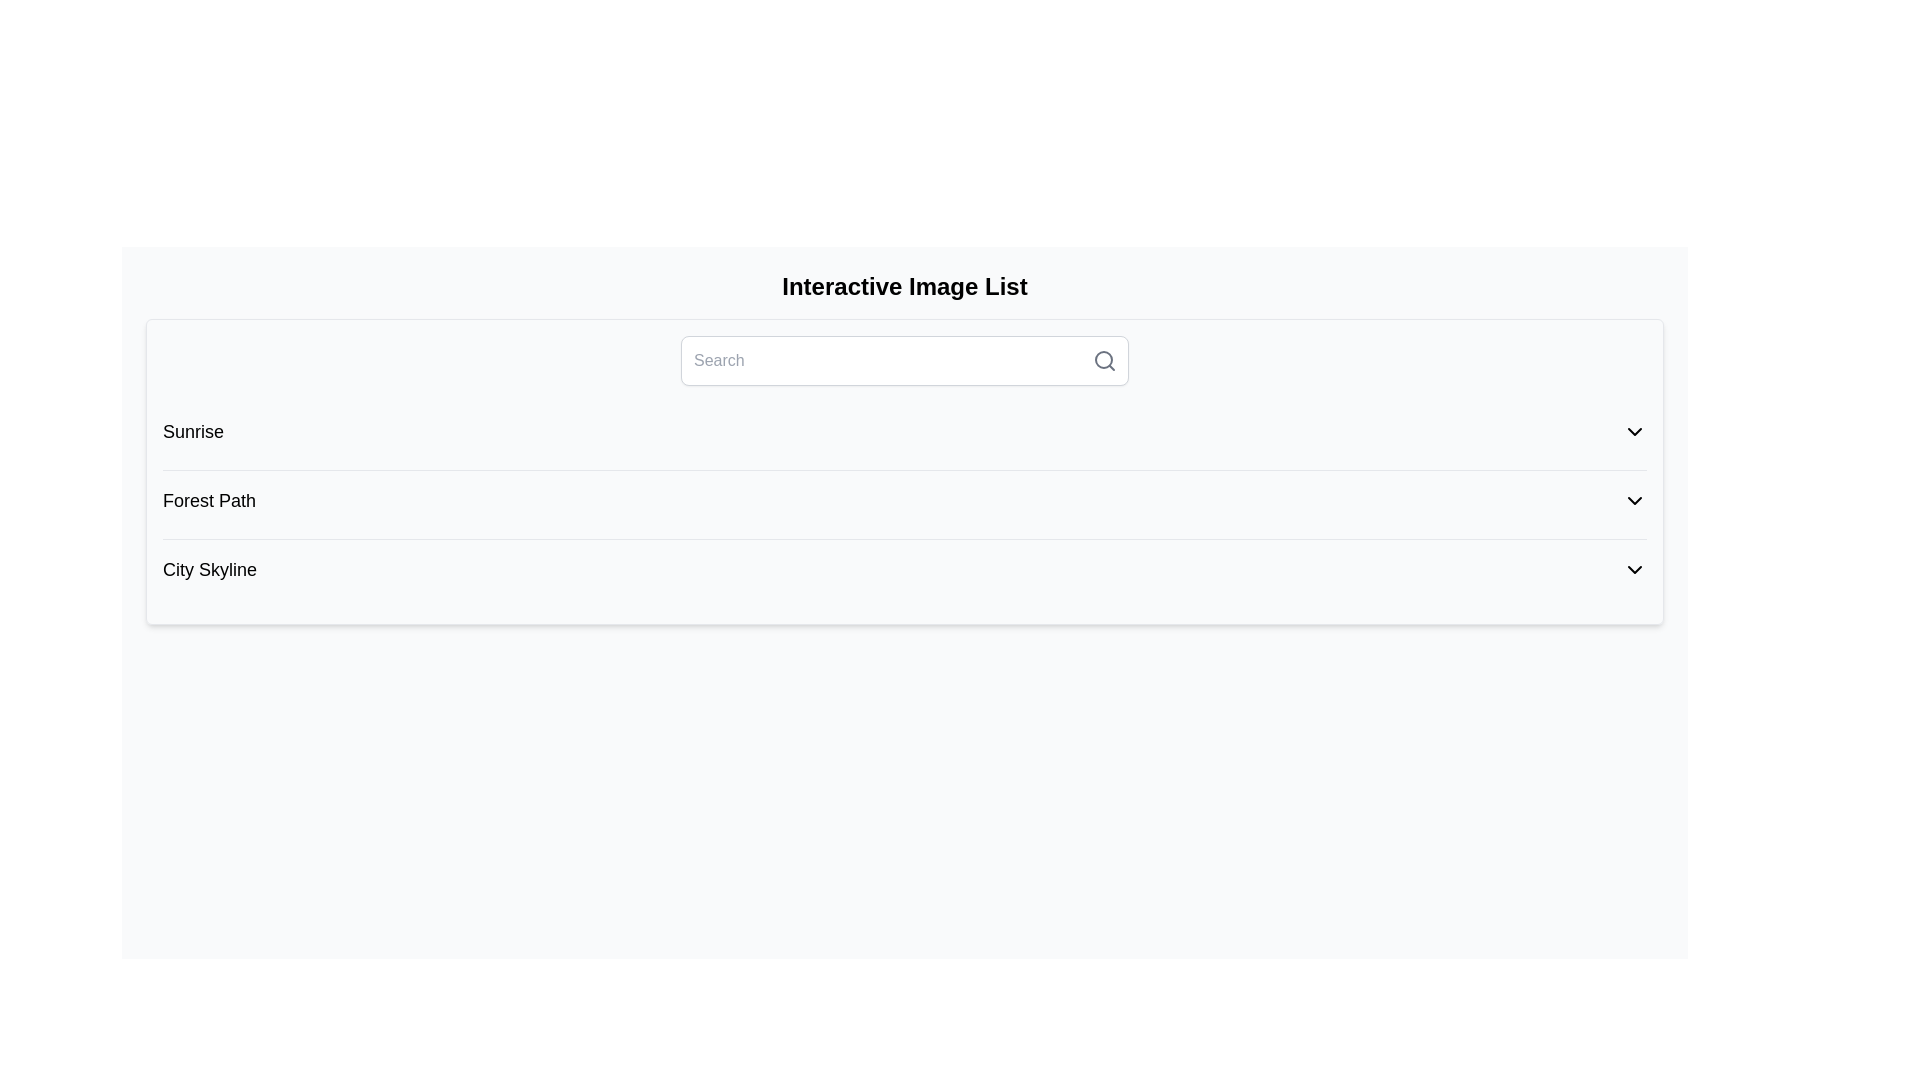 This screenshot has height=1080, width=1920. What do you see at coordinates (904, 632) in the screenshot?
I see `the tag labeled 'CITY SKYLINE'` at bounding box center [904, 632].